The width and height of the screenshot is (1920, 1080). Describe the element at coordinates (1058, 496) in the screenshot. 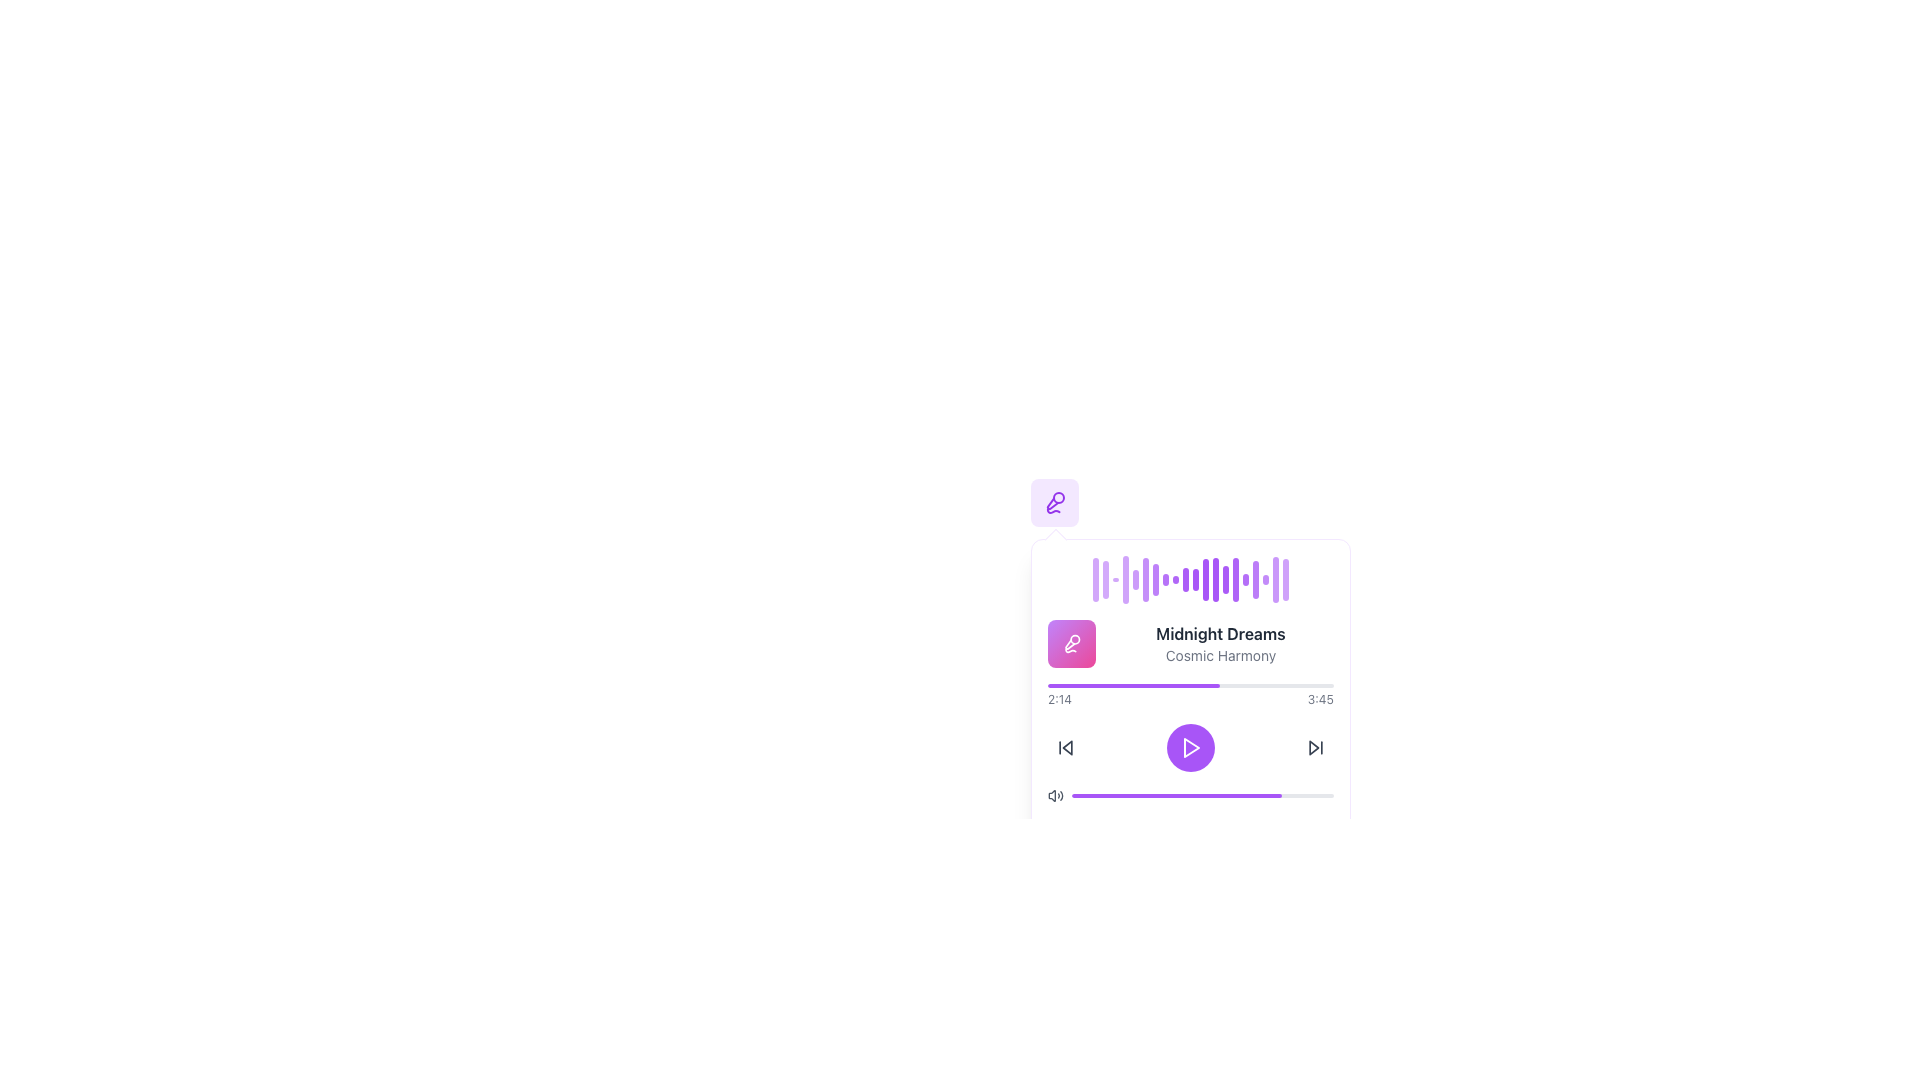

I see `the smallest circular component of the microphone icon located in the upper portion of the icon, which is part of the decorative representation and positioned above playback controls` at that location.